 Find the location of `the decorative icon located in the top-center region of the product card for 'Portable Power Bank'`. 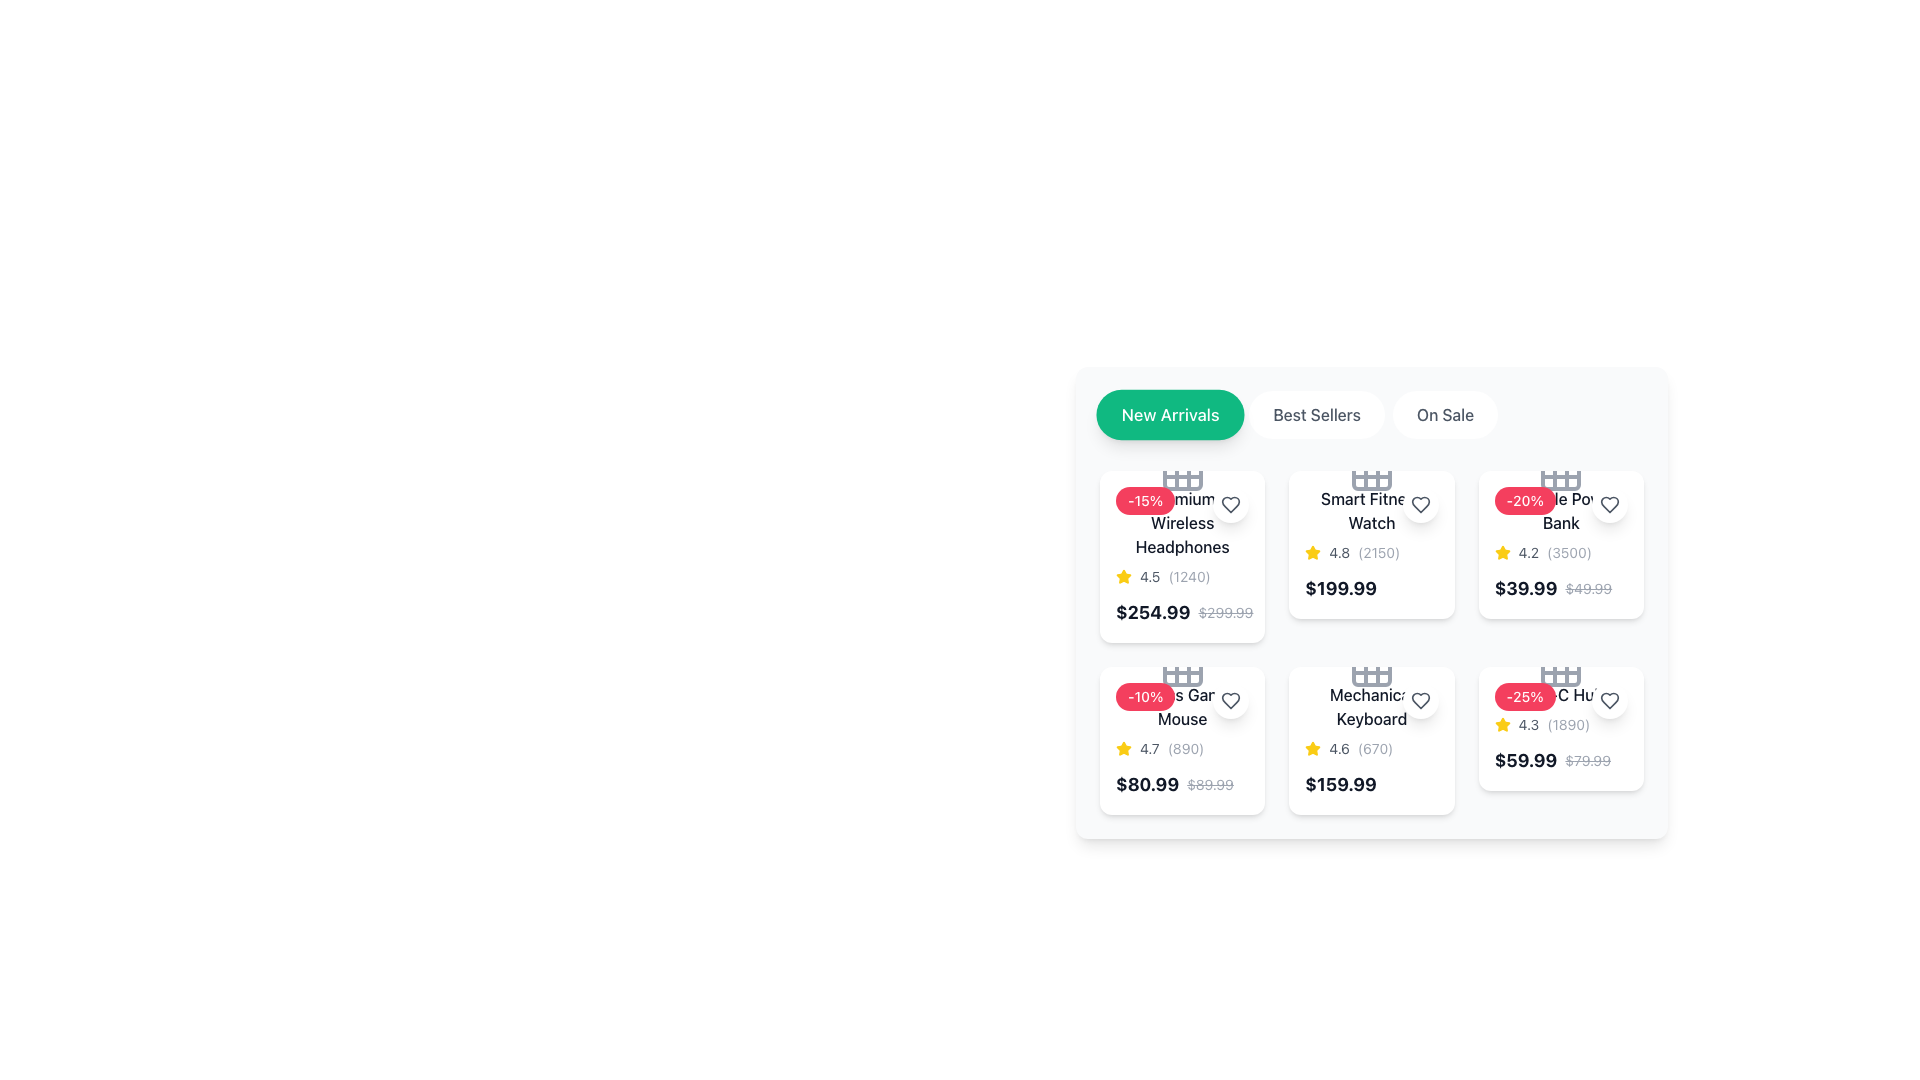

the decorative icon located in the top-center region of the product card for 'Portable Power Bank' is located at coordinates (1560, 470).